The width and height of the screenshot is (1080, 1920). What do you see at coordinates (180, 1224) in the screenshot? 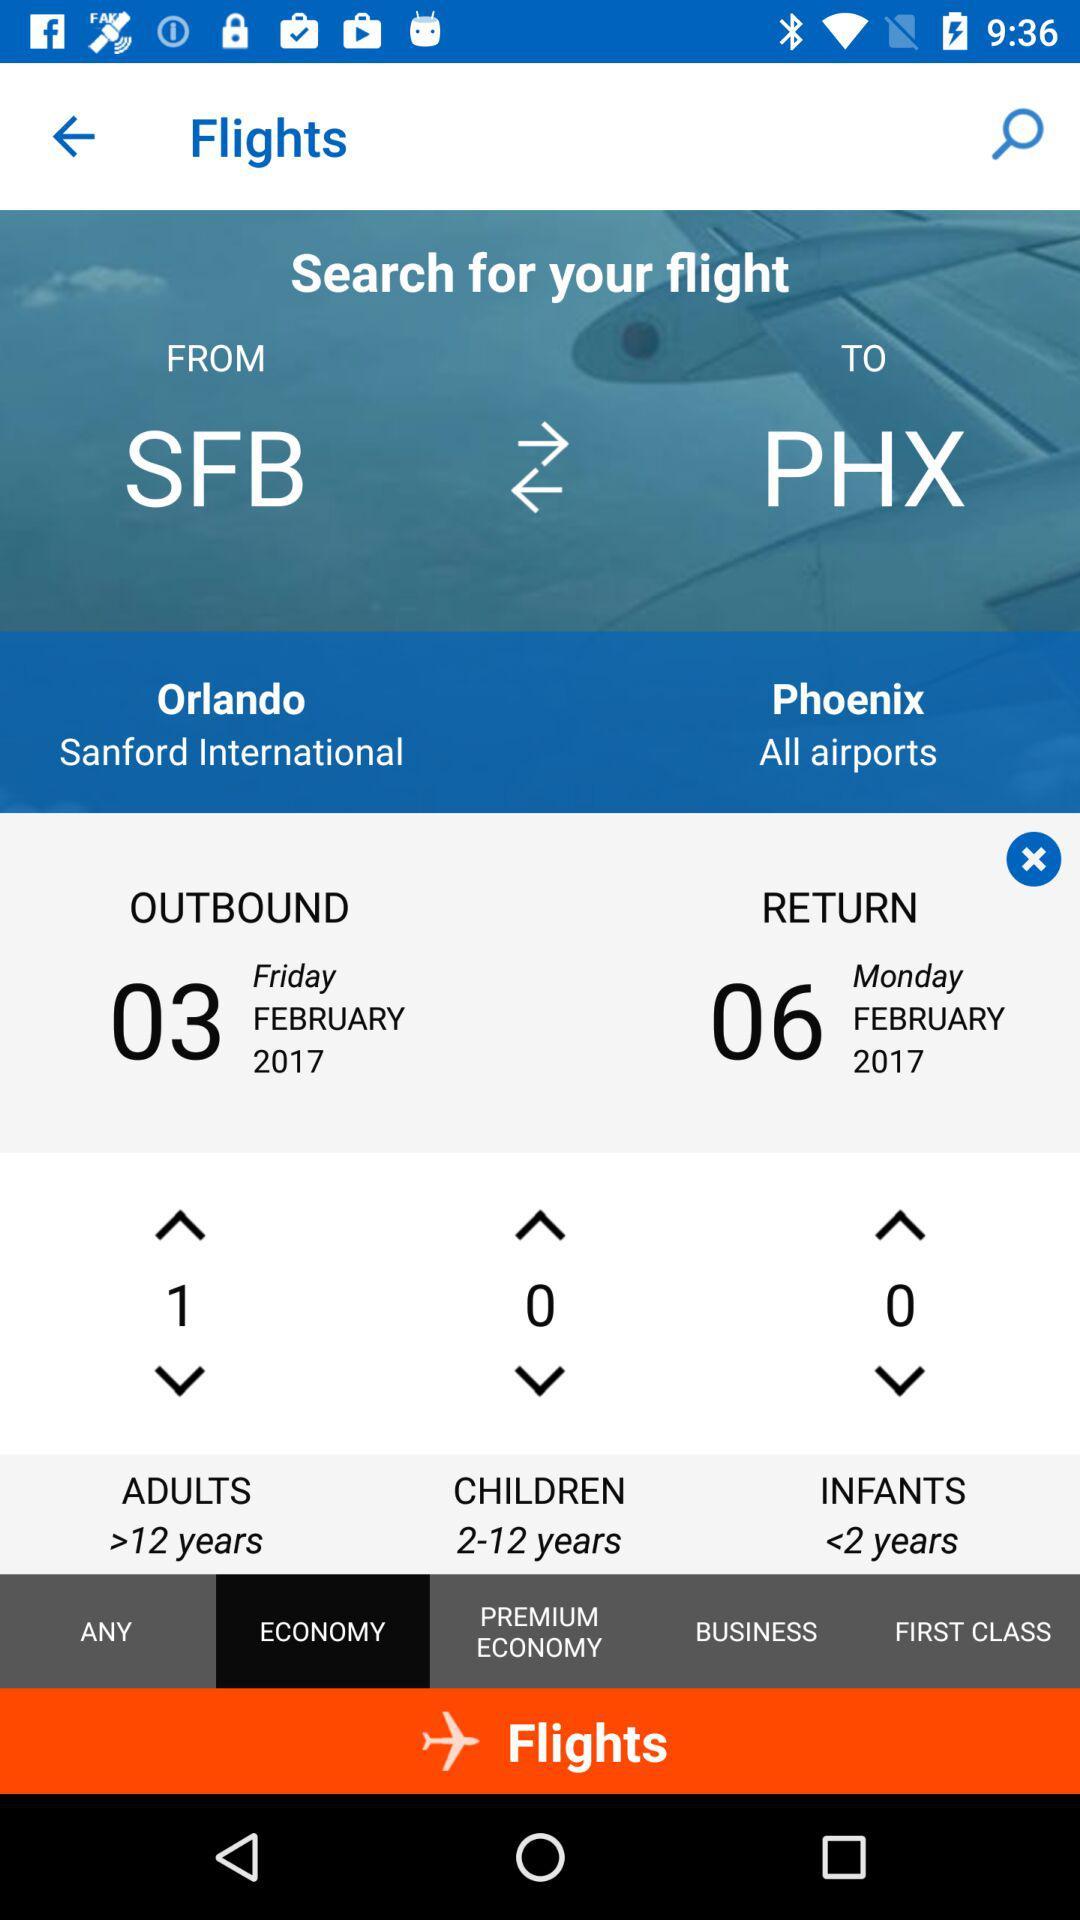
I see `adult` at bounding box center [180, 1224].